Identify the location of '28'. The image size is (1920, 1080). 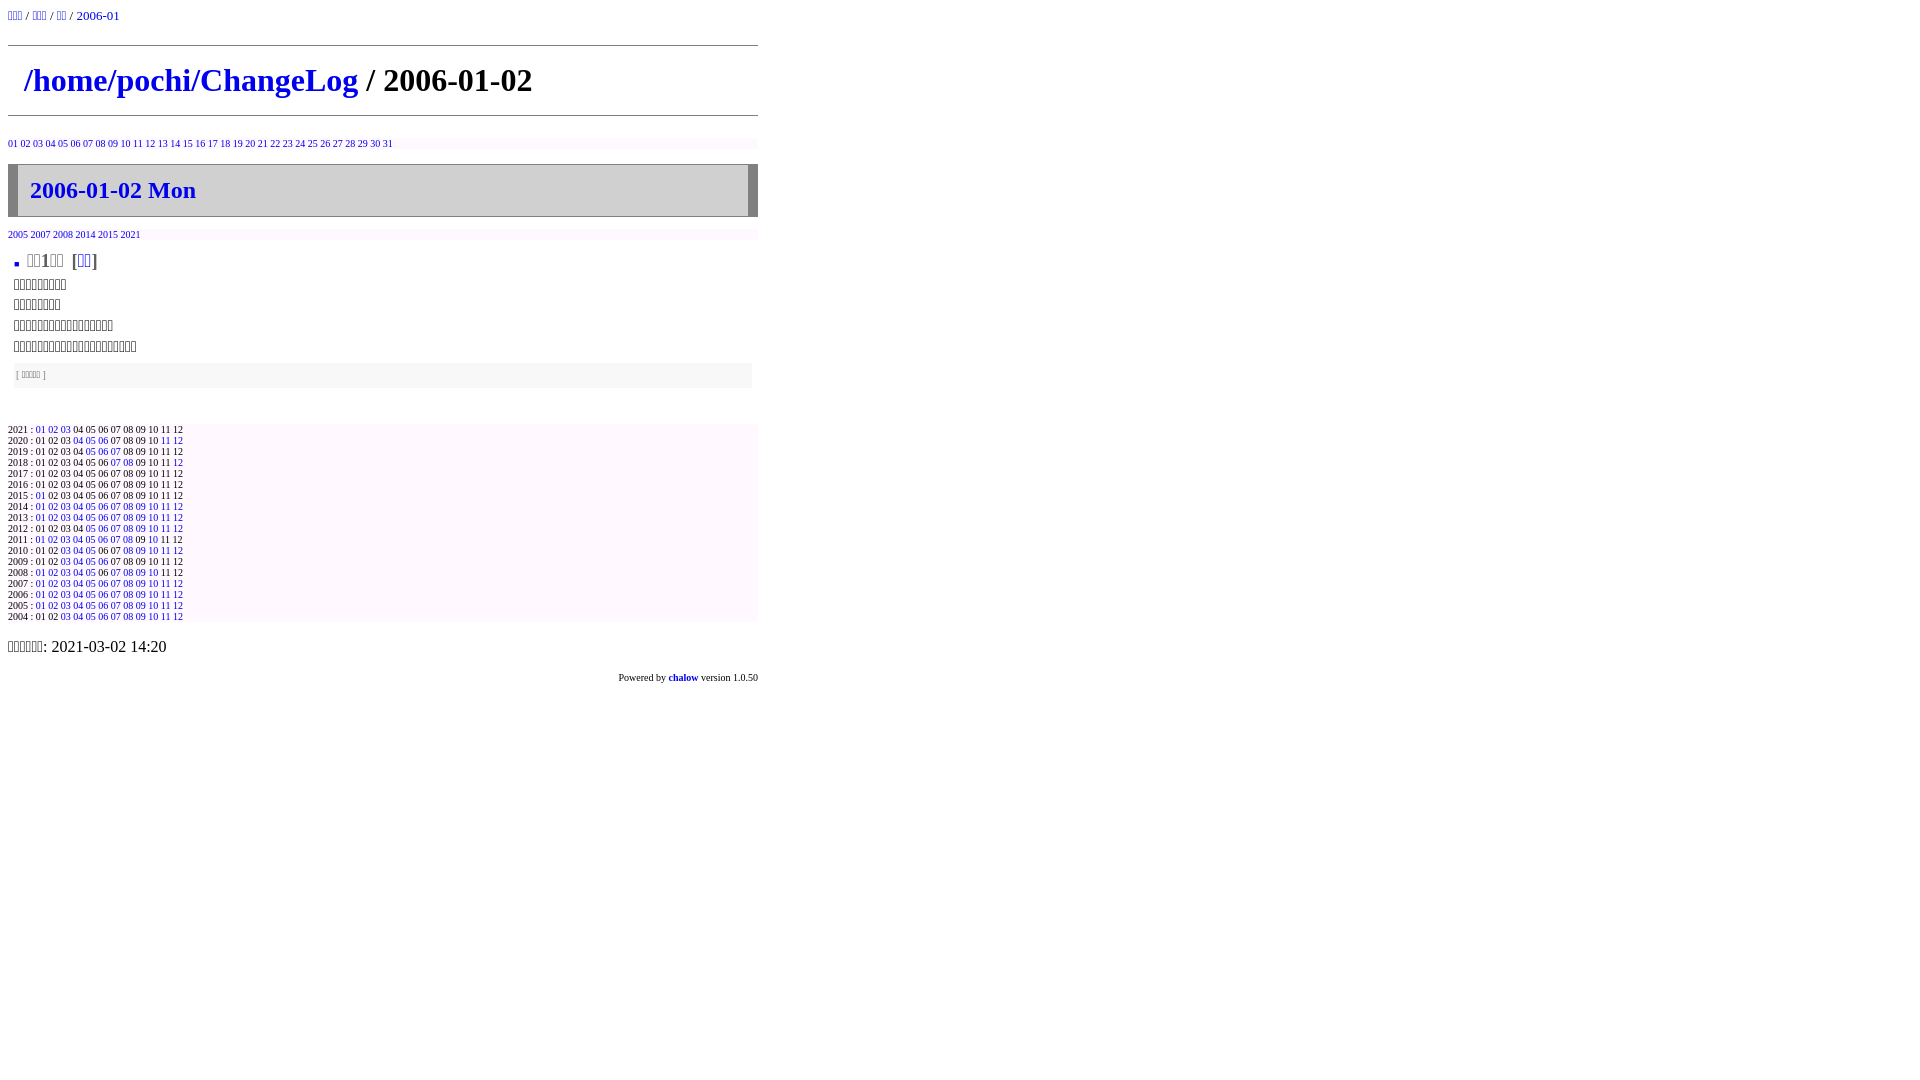
(350, 142).